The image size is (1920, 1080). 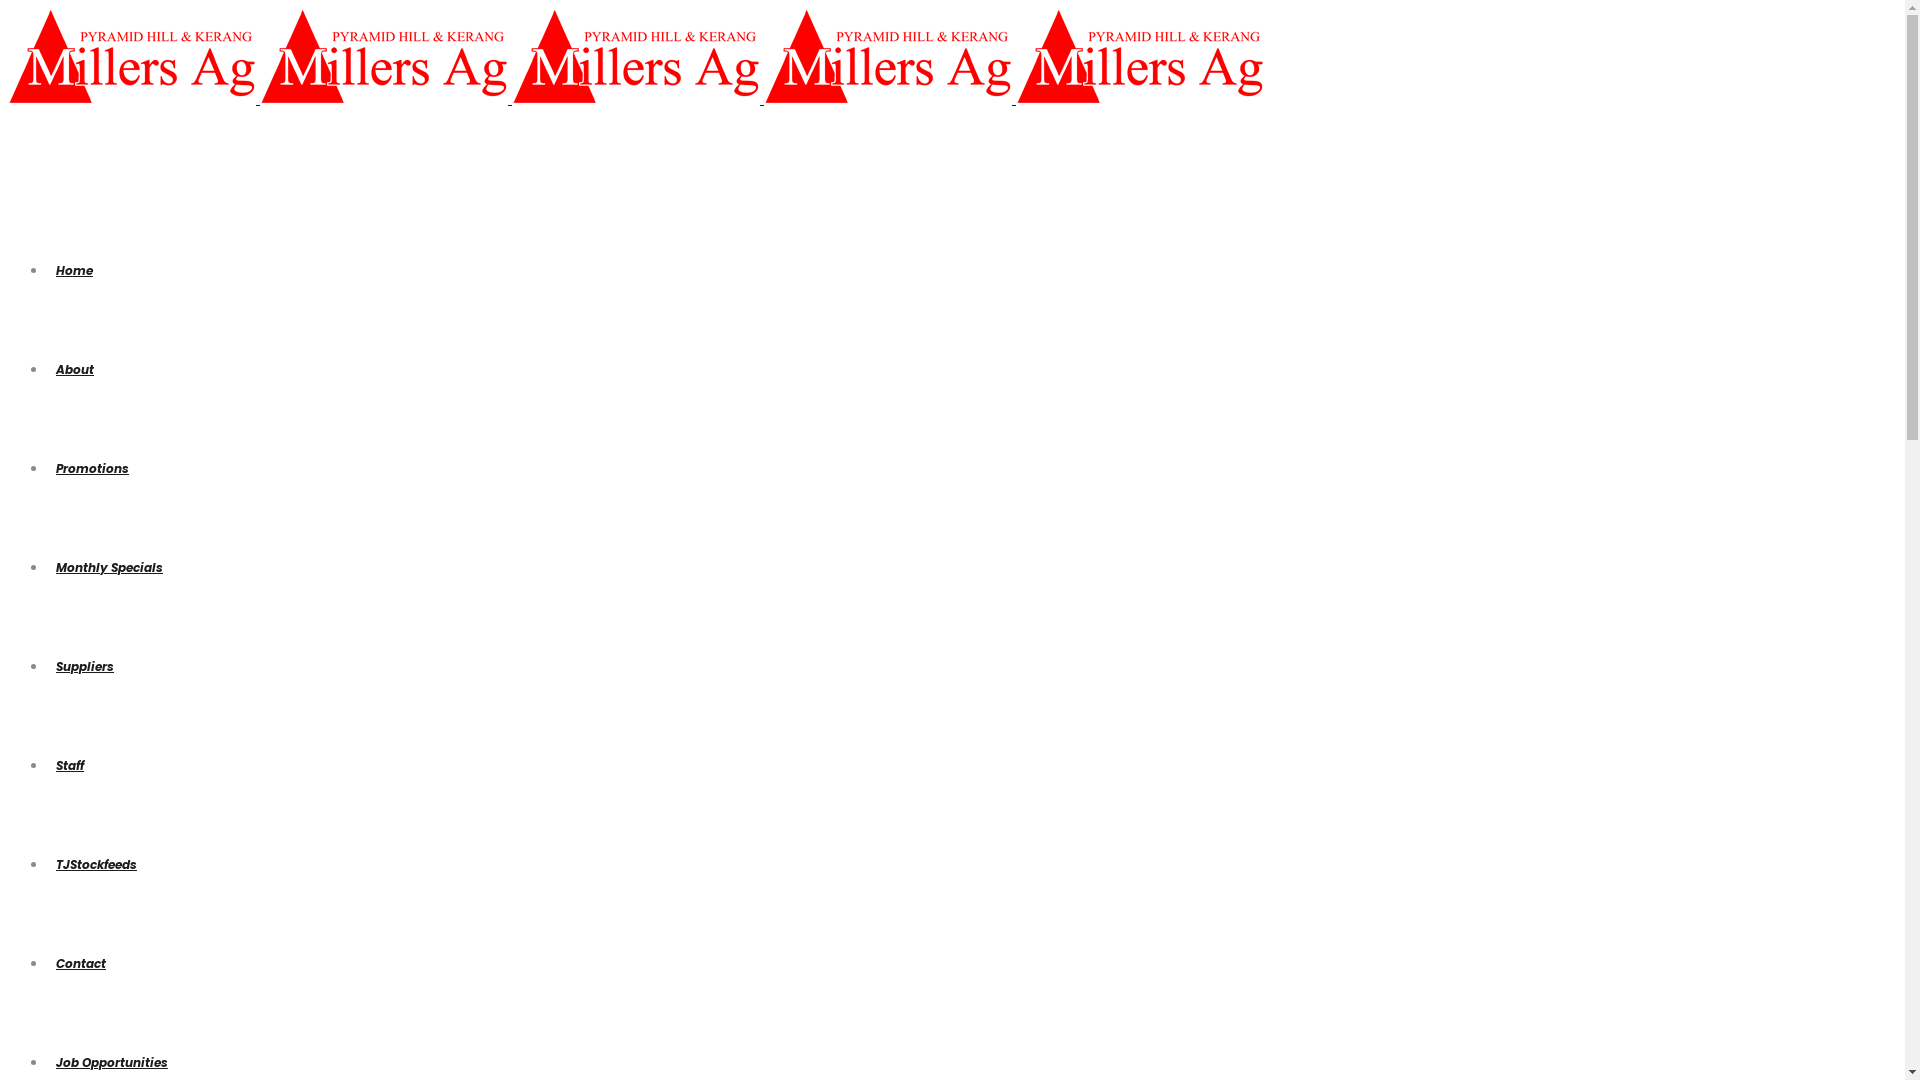 I want to click on 'Suppliers', so click(x=84, y=666).